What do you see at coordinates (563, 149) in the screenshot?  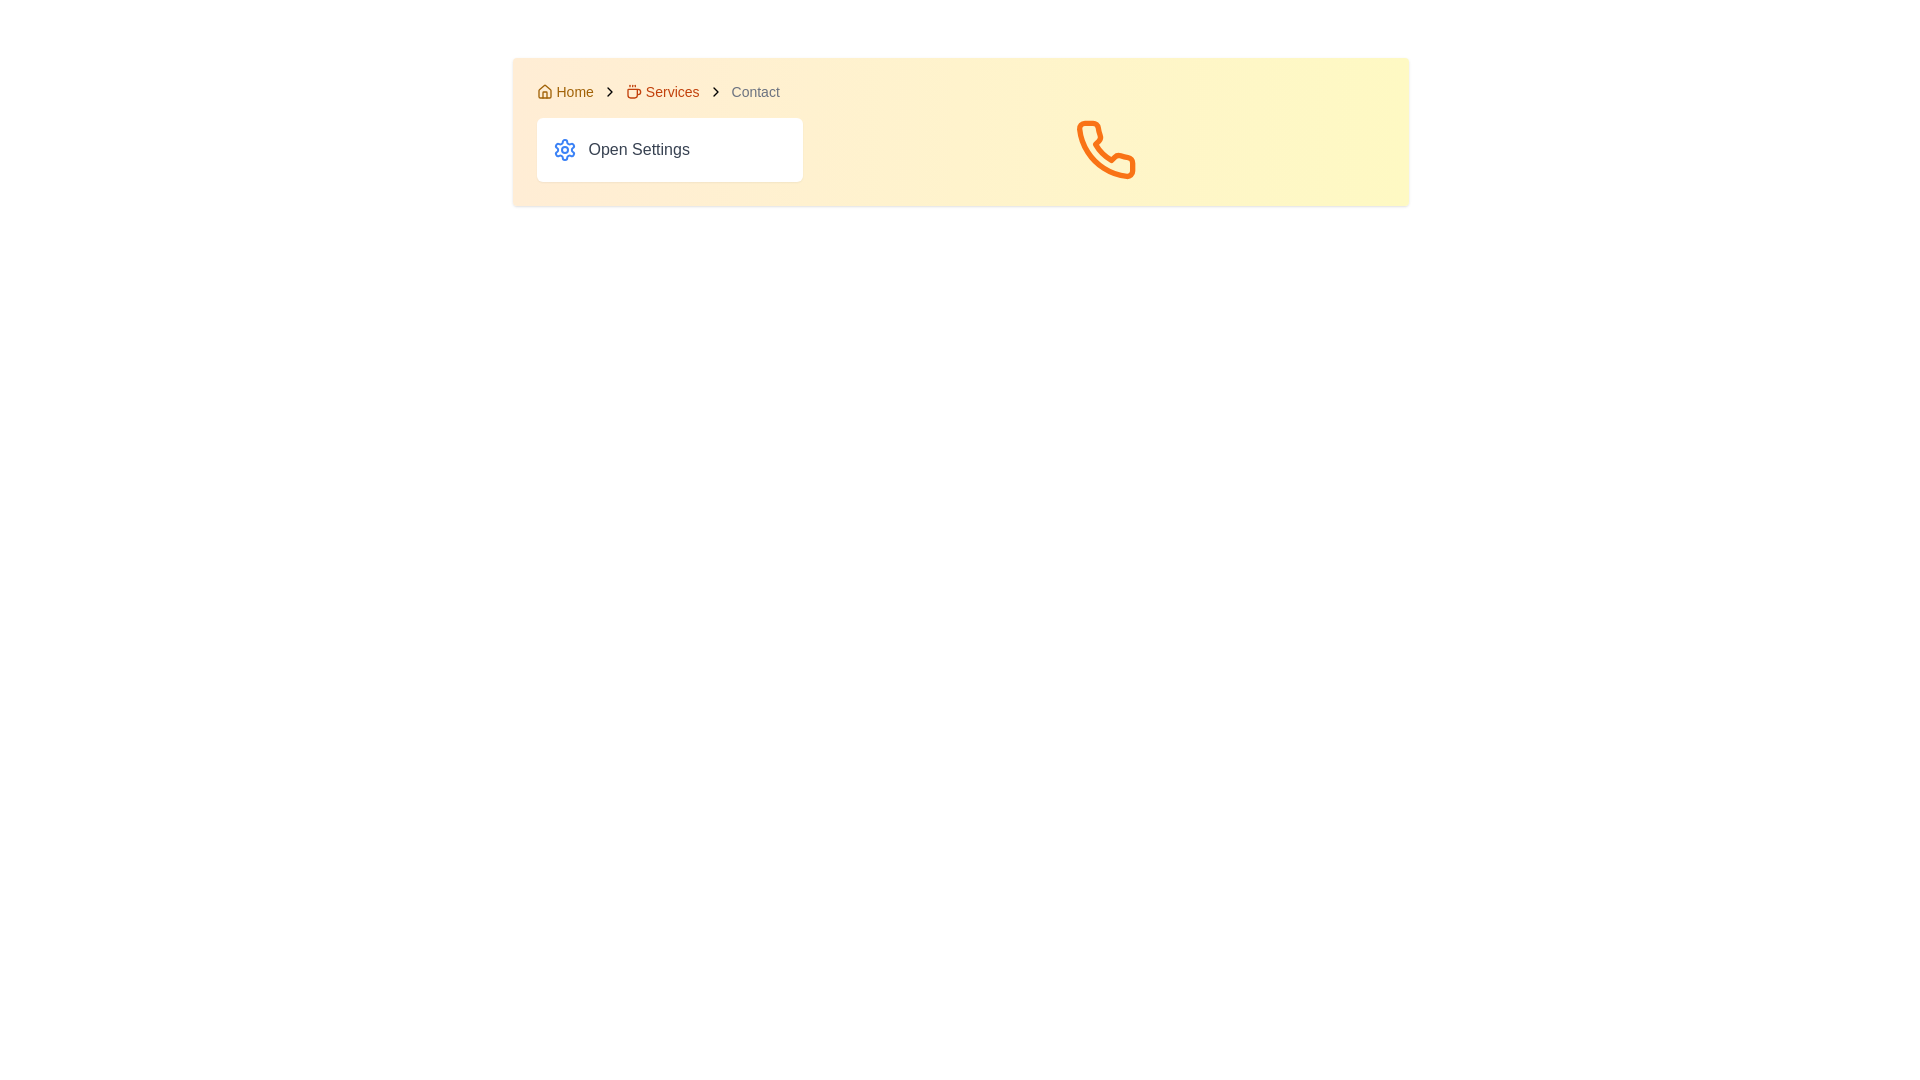 I see `the settings icon located in the upper central section of the interface, adjacent to the text 'Open Settings'` at bounding box center [563, 149].